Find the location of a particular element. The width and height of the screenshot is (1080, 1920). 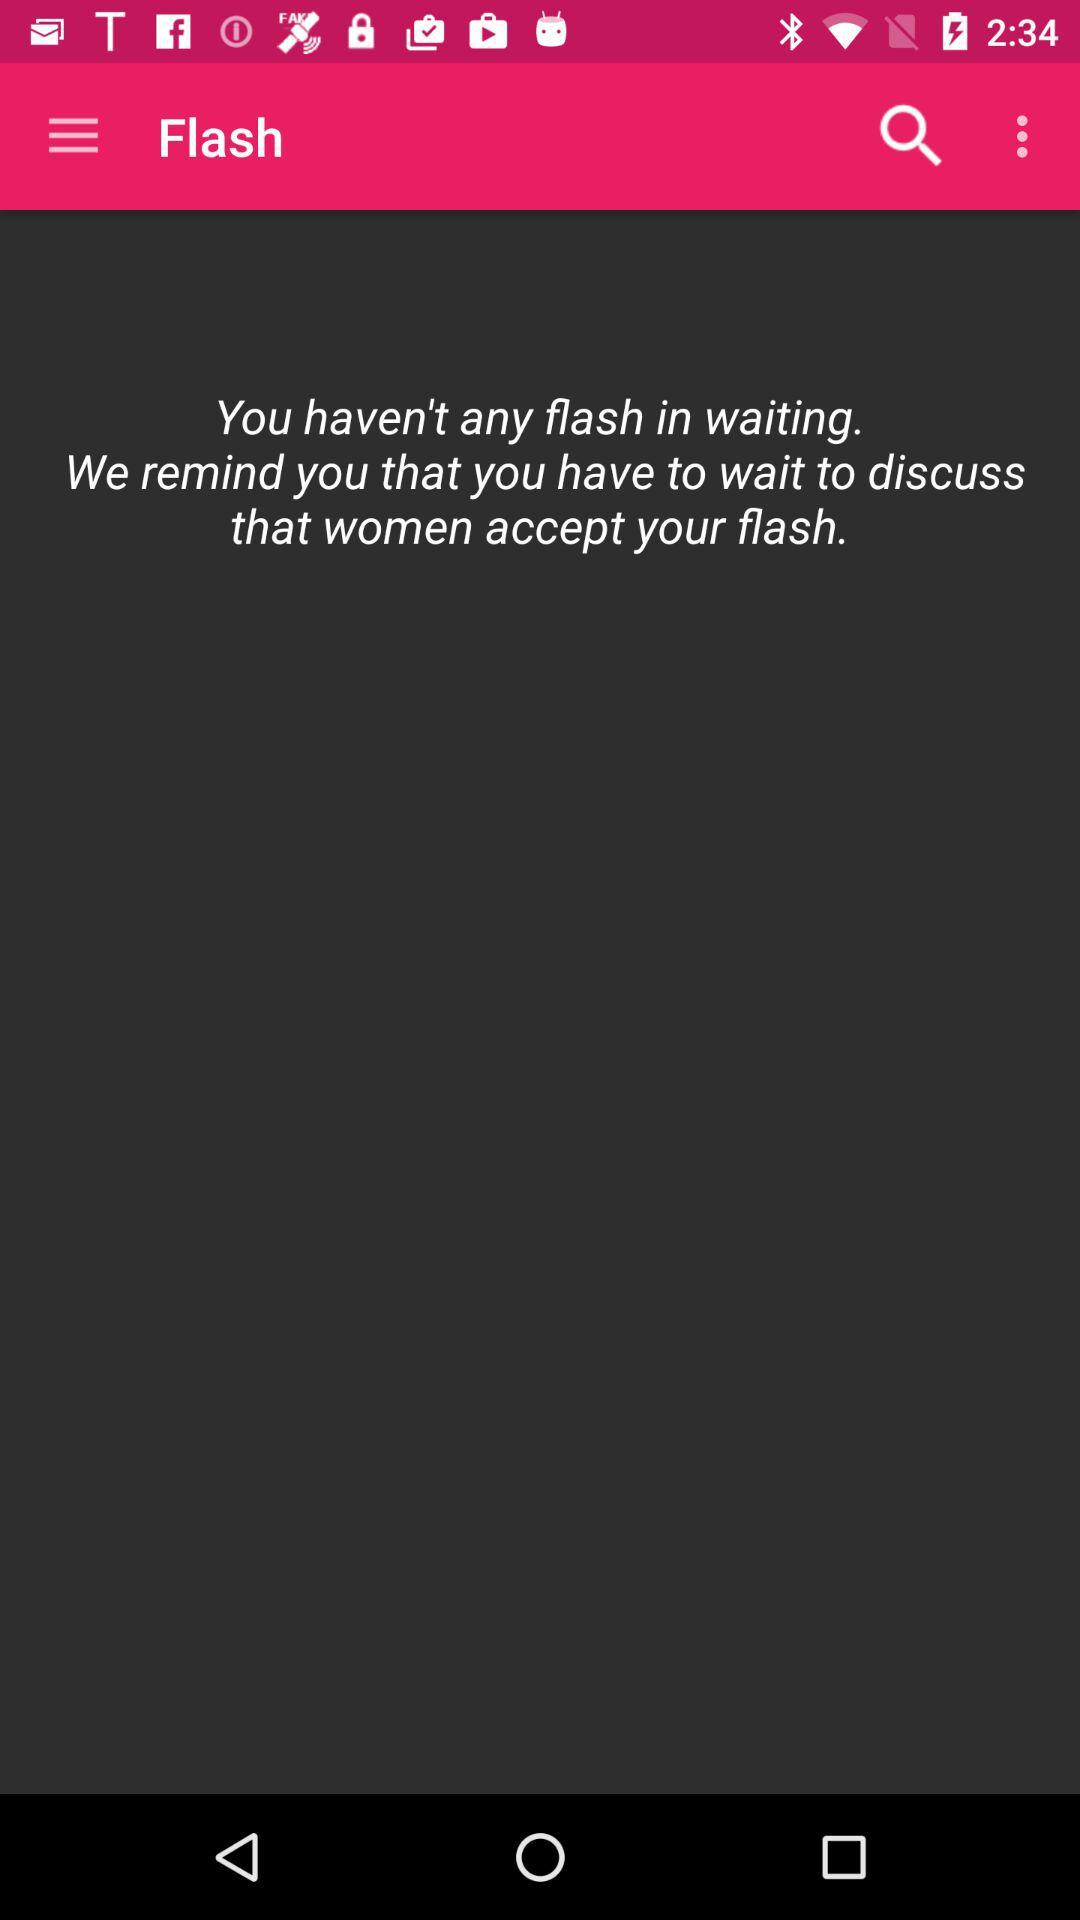

icon above the   item is located at coordinates (1027, 135).